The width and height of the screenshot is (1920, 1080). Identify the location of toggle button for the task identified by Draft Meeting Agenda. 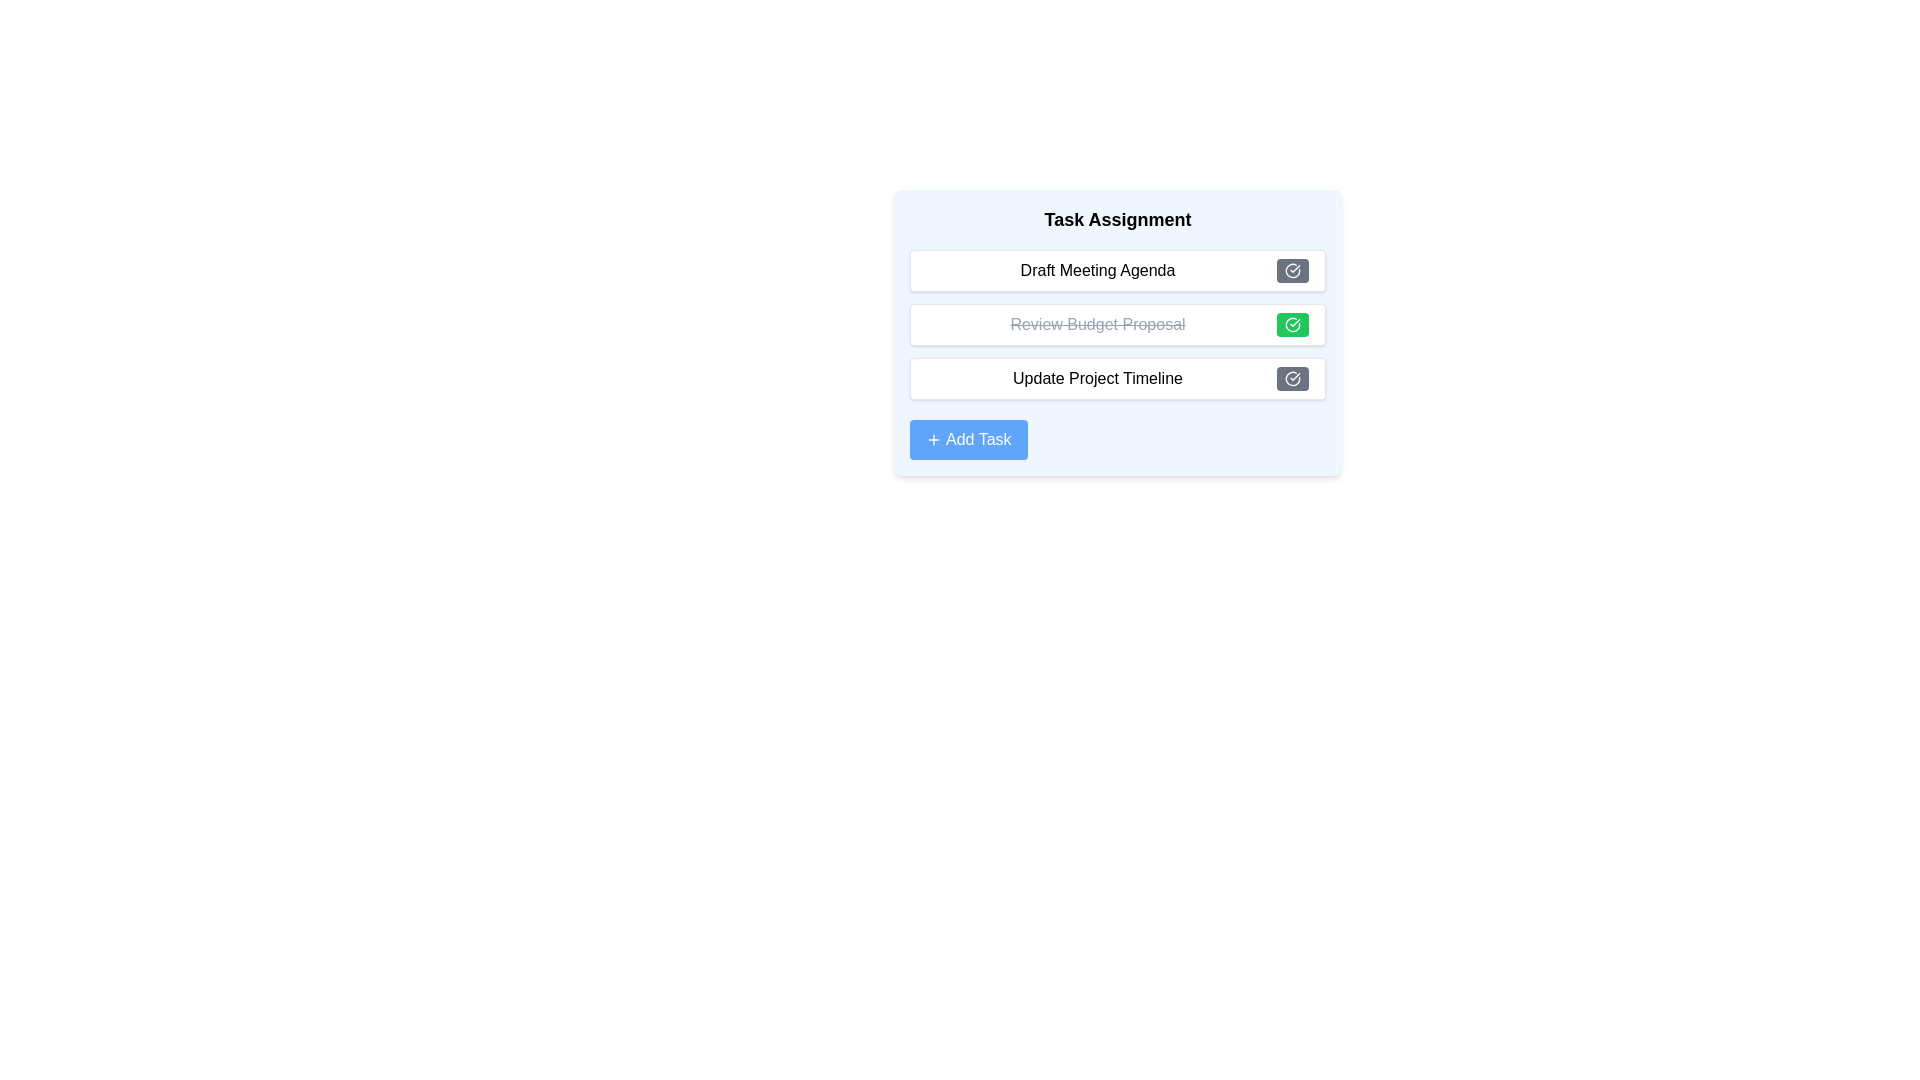
(1292, 270).